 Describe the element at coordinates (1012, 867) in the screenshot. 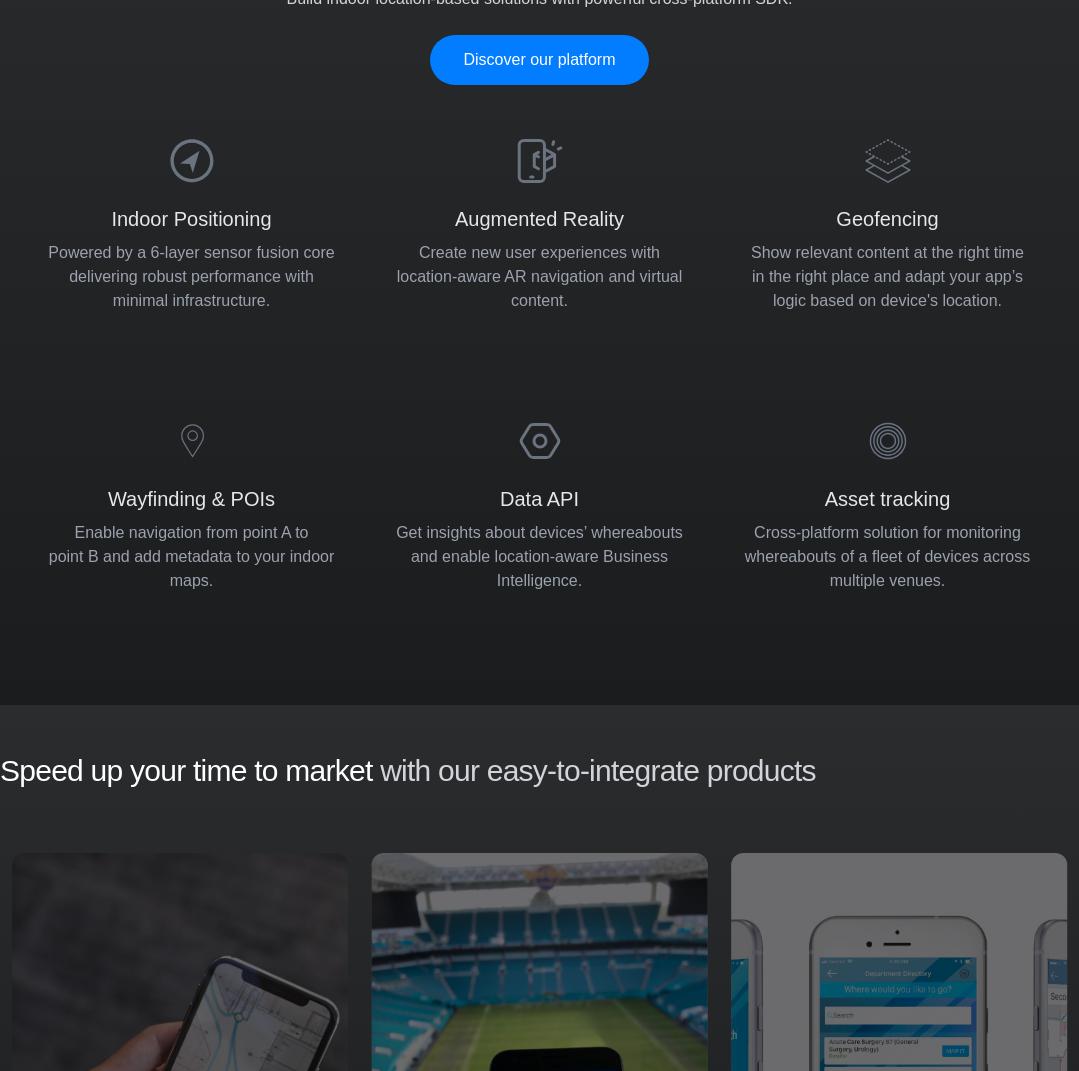

I see `'Accept All'` at that location.